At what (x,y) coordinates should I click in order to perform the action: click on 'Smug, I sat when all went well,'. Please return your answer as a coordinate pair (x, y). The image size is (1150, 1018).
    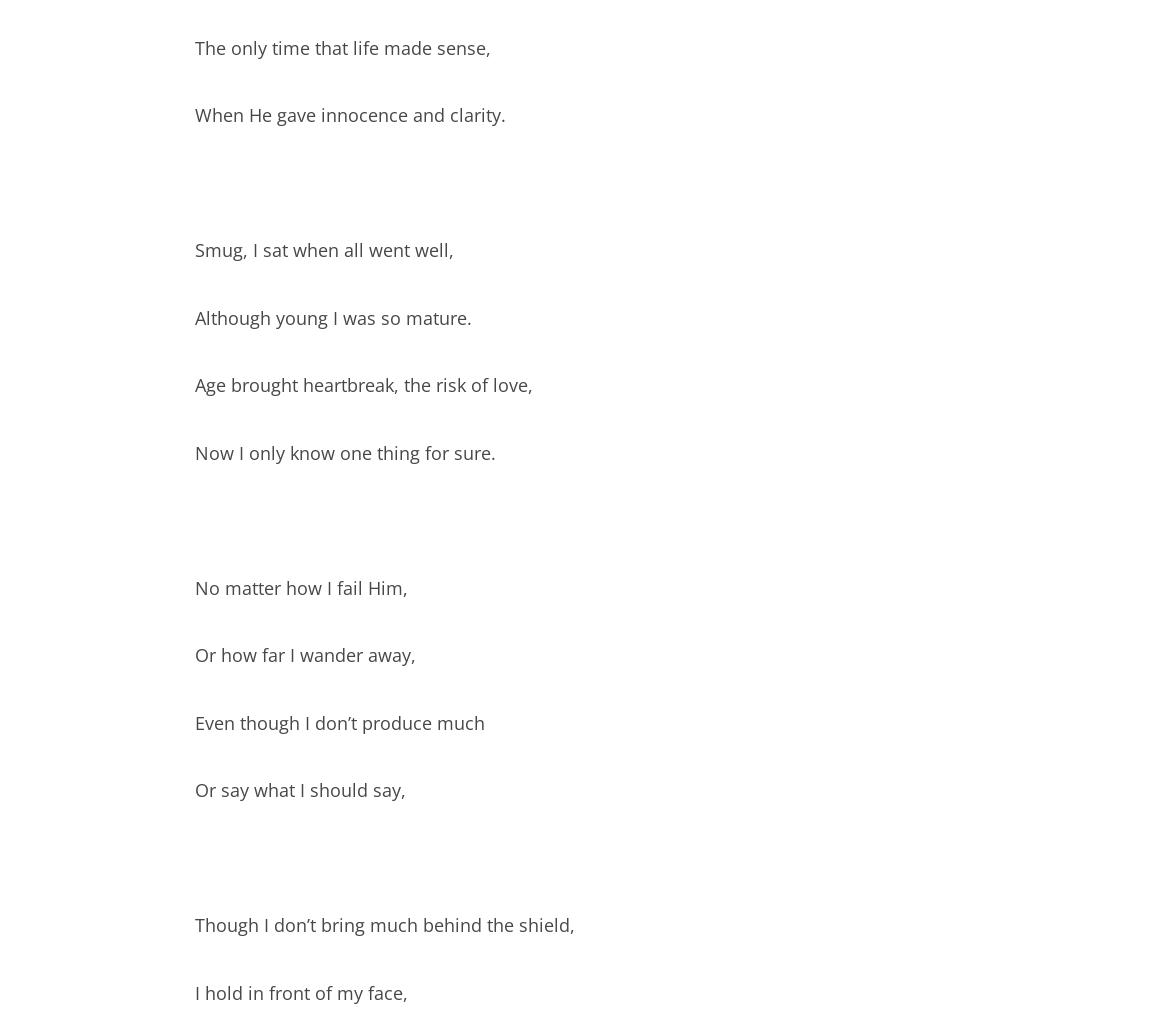
    Looking at the image, I should click on (324, 249).